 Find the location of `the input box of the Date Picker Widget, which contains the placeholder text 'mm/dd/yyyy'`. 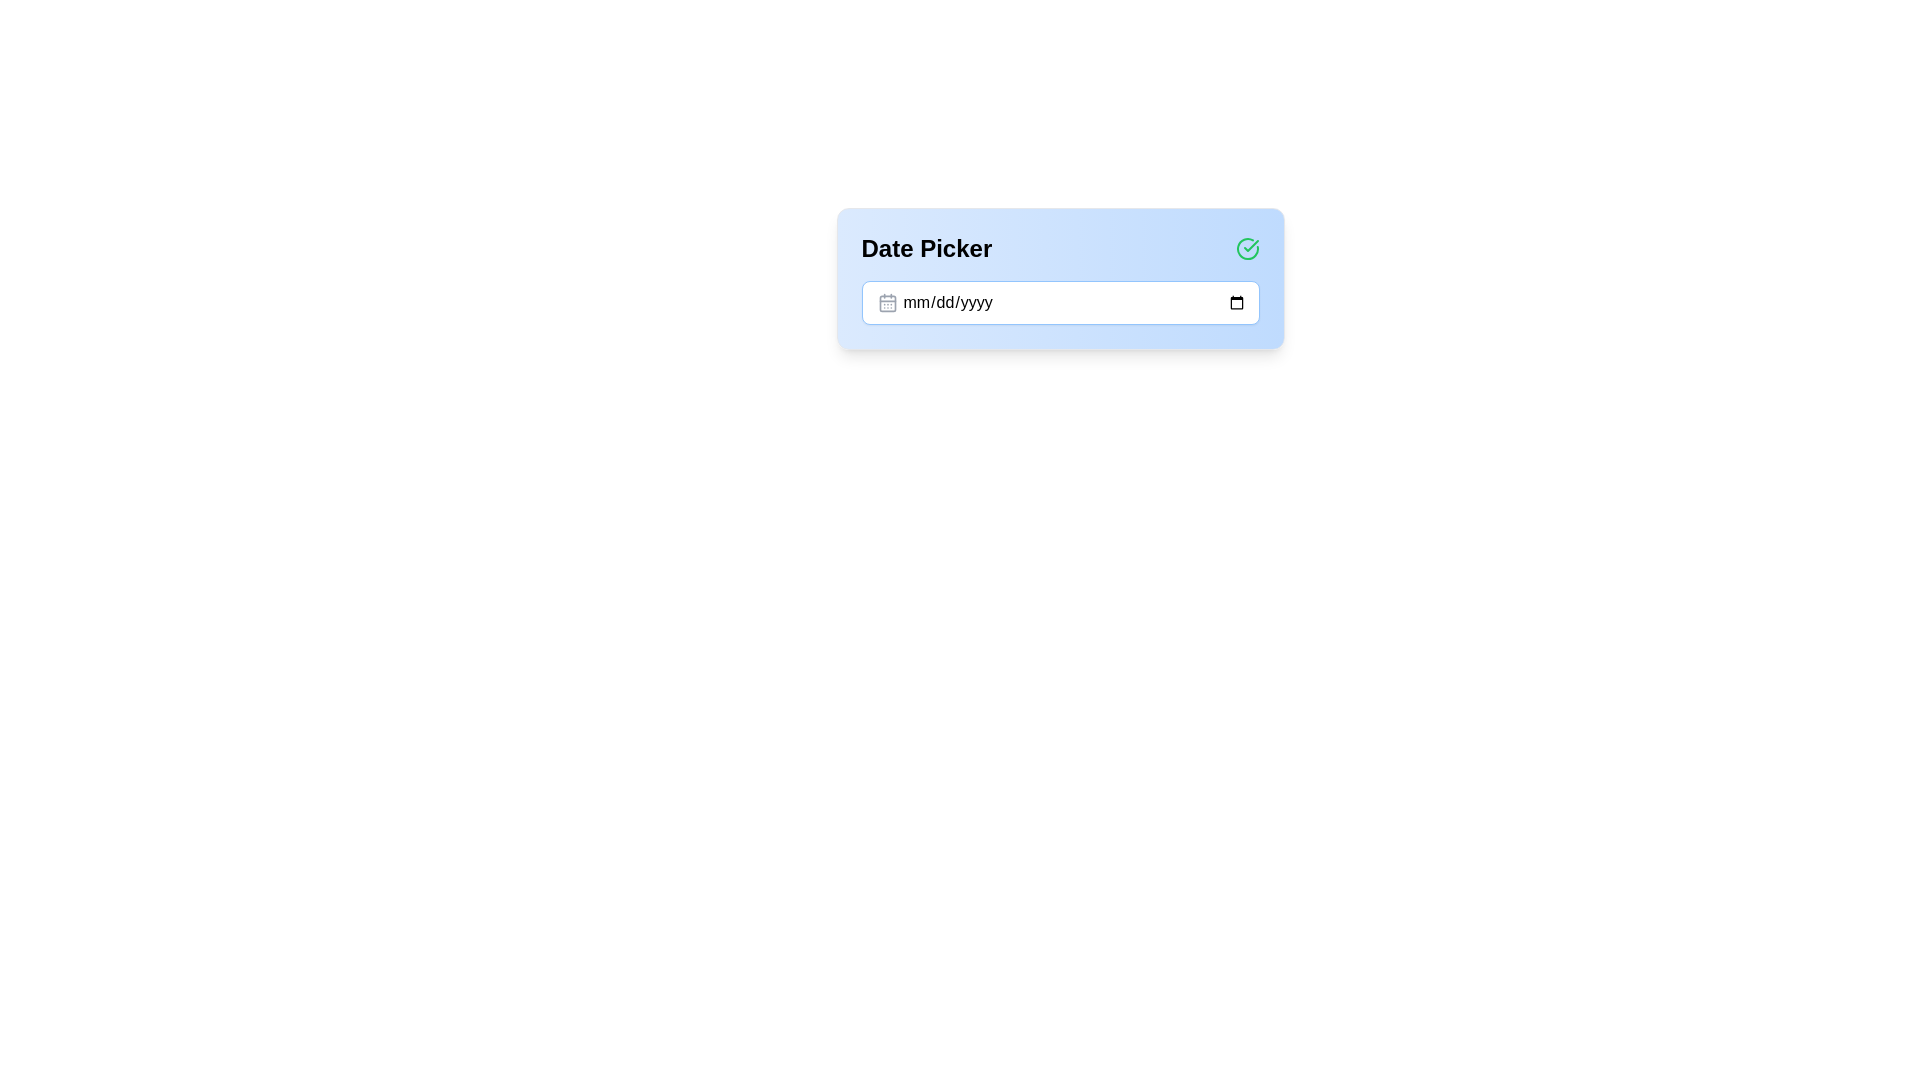

the input box of the Date Picker Widget, which contains the placeholder text 'mm/dd/yyyy' is located at coordinates (1059, 278).